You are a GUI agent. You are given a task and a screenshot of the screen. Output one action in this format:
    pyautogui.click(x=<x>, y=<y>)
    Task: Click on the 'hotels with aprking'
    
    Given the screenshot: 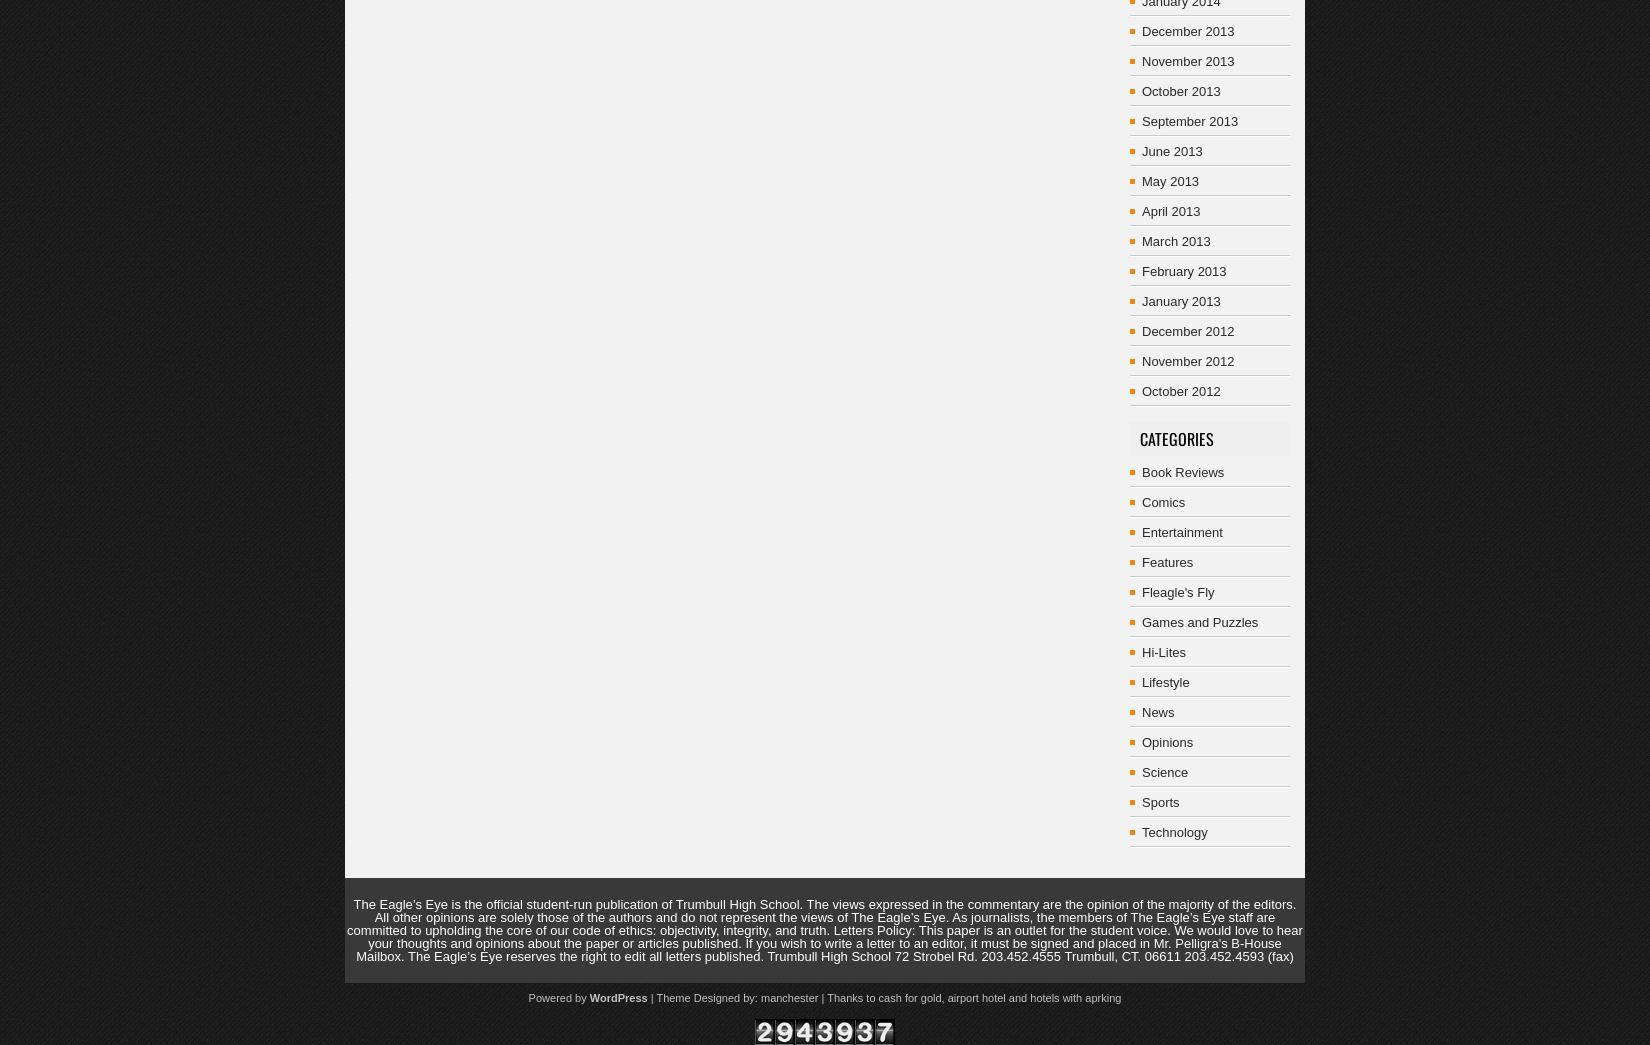 What is the action you would take?
    pyautogui.click(x=1075, y=997)
    